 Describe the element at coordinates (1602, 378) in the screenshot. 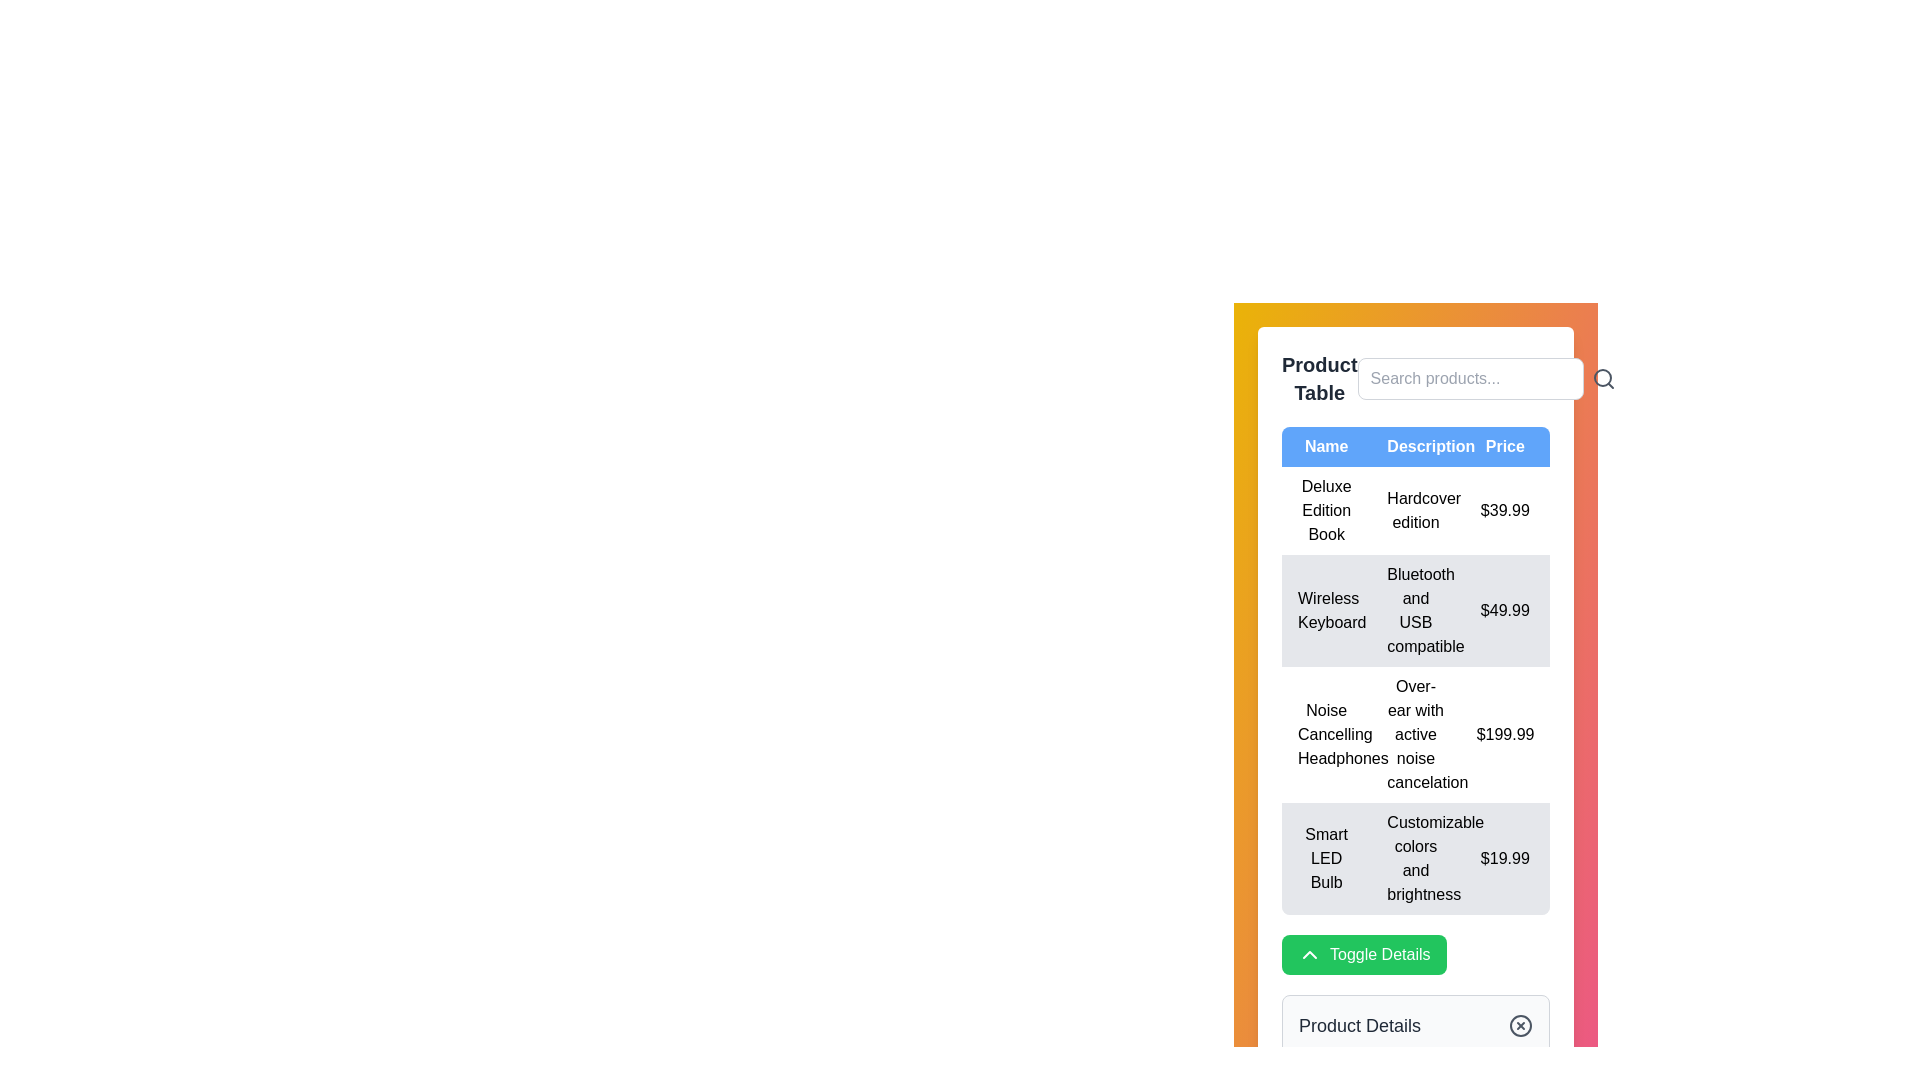

I see `the circular graphical icon component located in the top-right corner of the product table interface, next to the search input field` at that location.